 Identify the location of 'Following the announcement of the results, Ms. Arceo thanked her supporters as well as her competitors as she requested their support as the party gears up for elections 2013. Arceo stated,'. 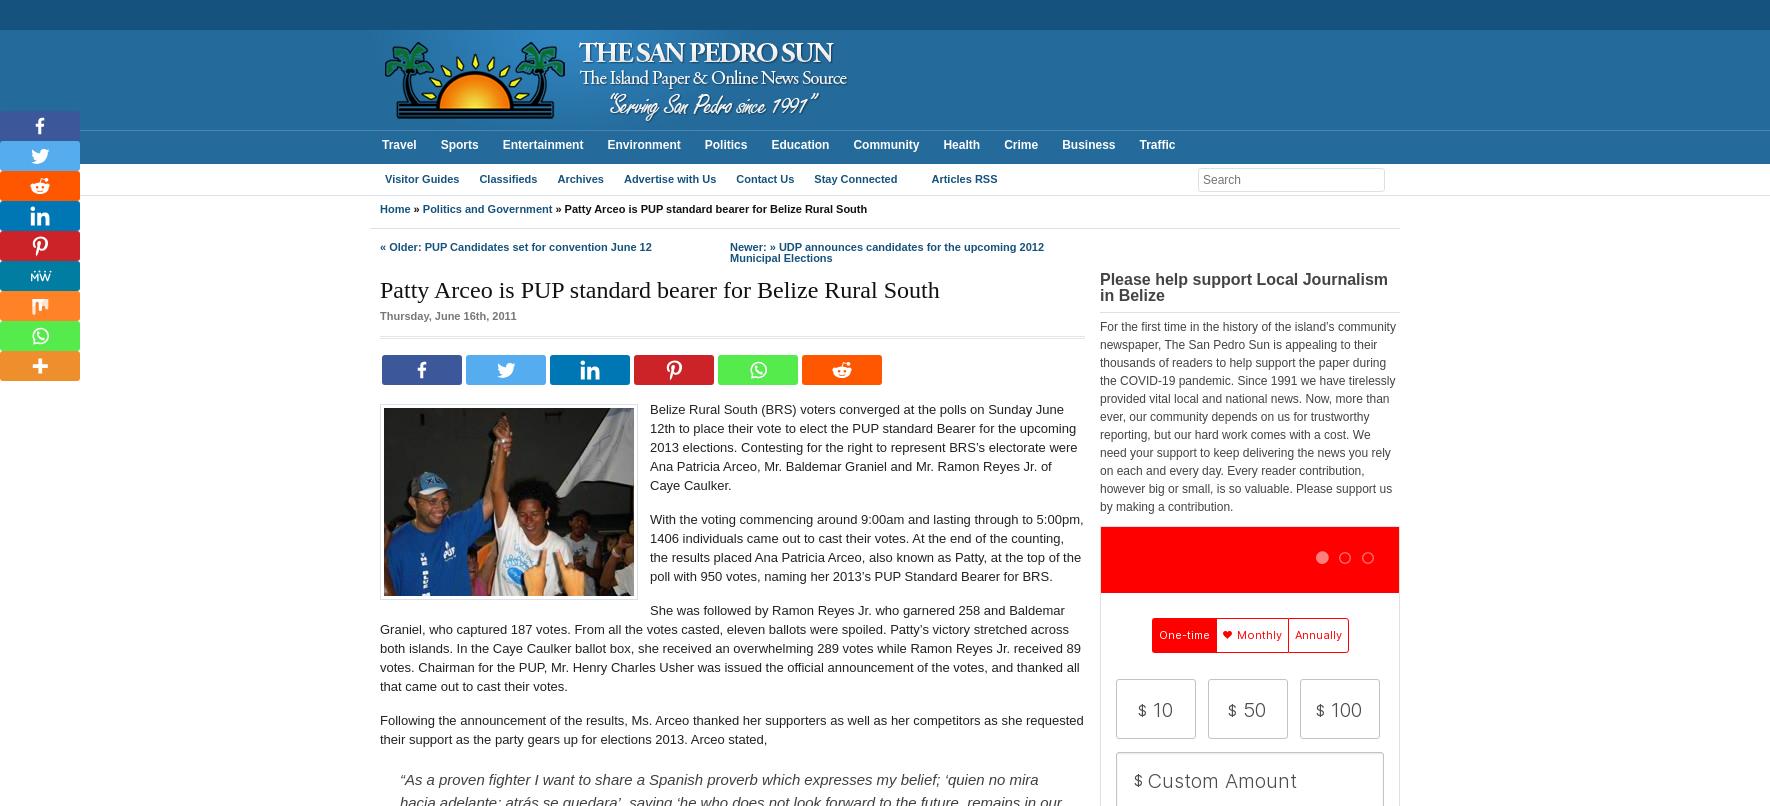
(730, 729).